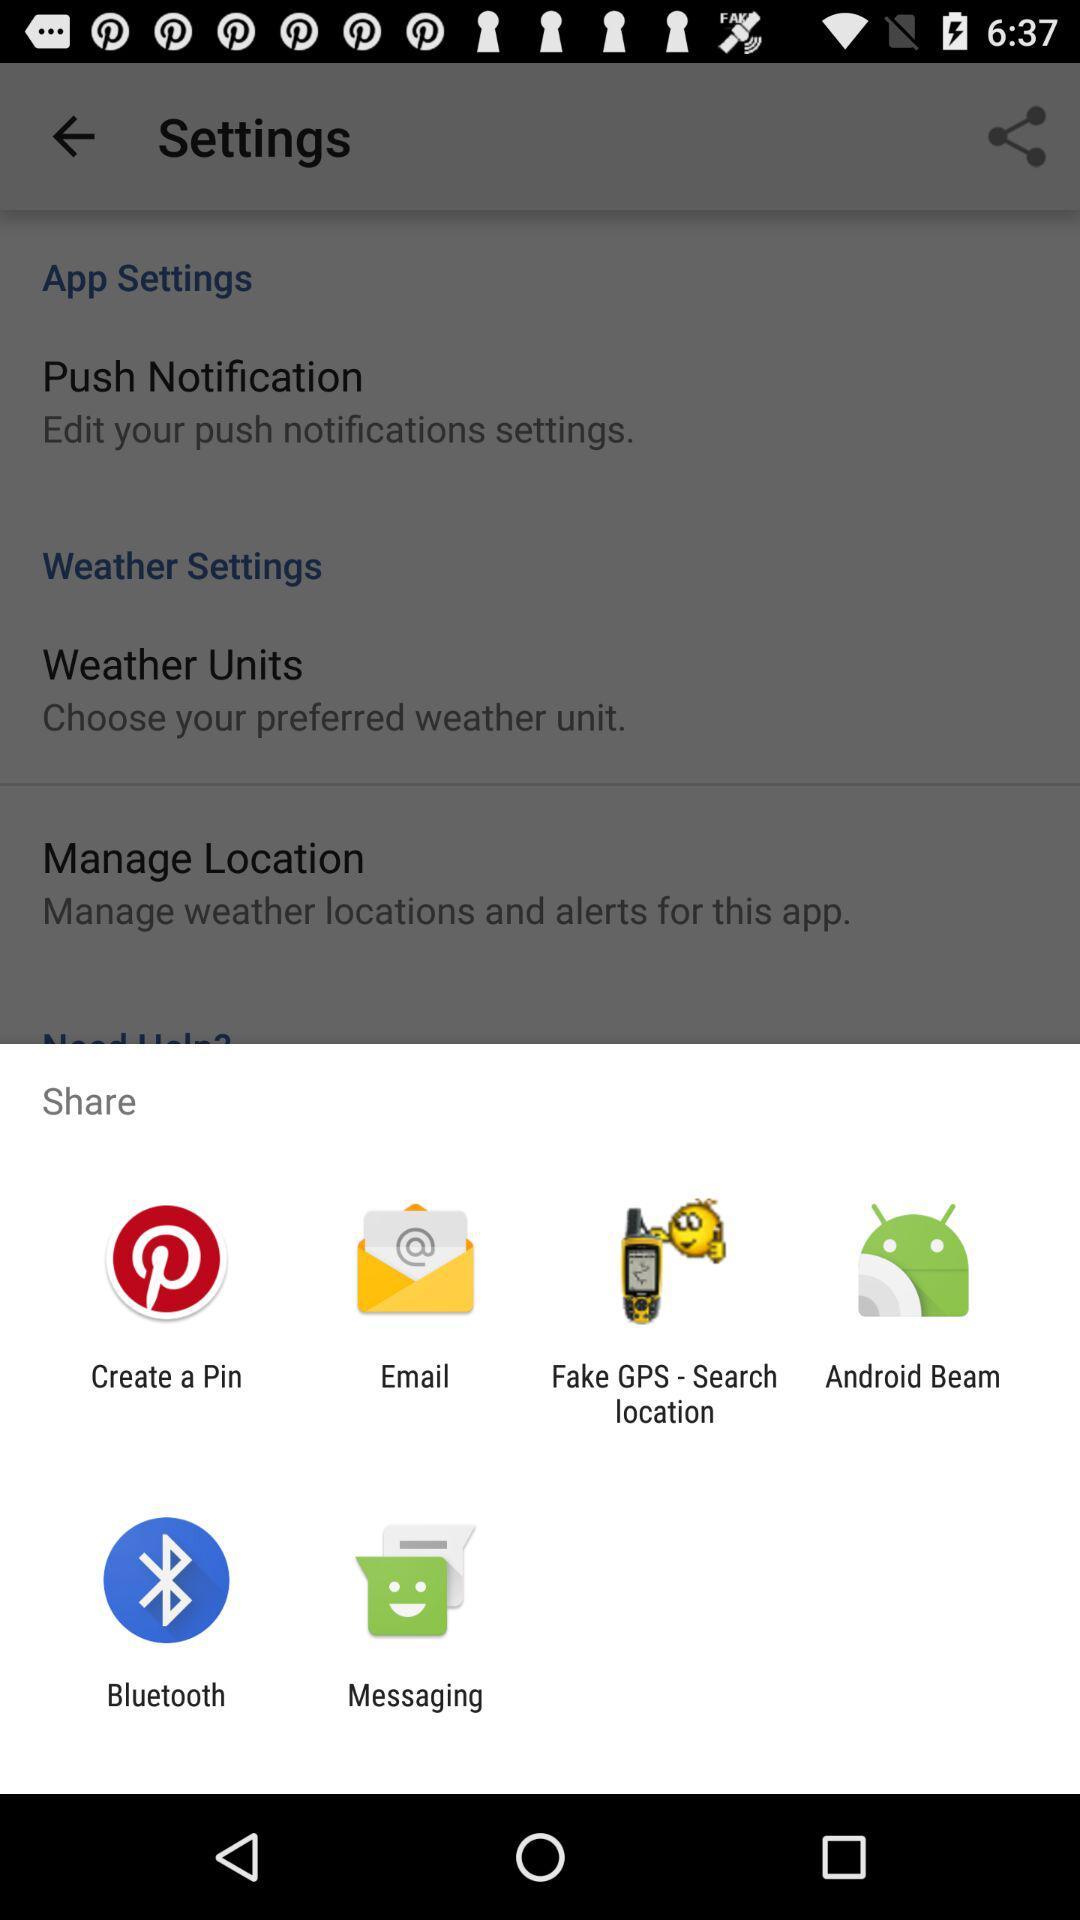  Describe the element at coordinates (913, 1392) in the screenshot. I see `android beam icon` at that location.